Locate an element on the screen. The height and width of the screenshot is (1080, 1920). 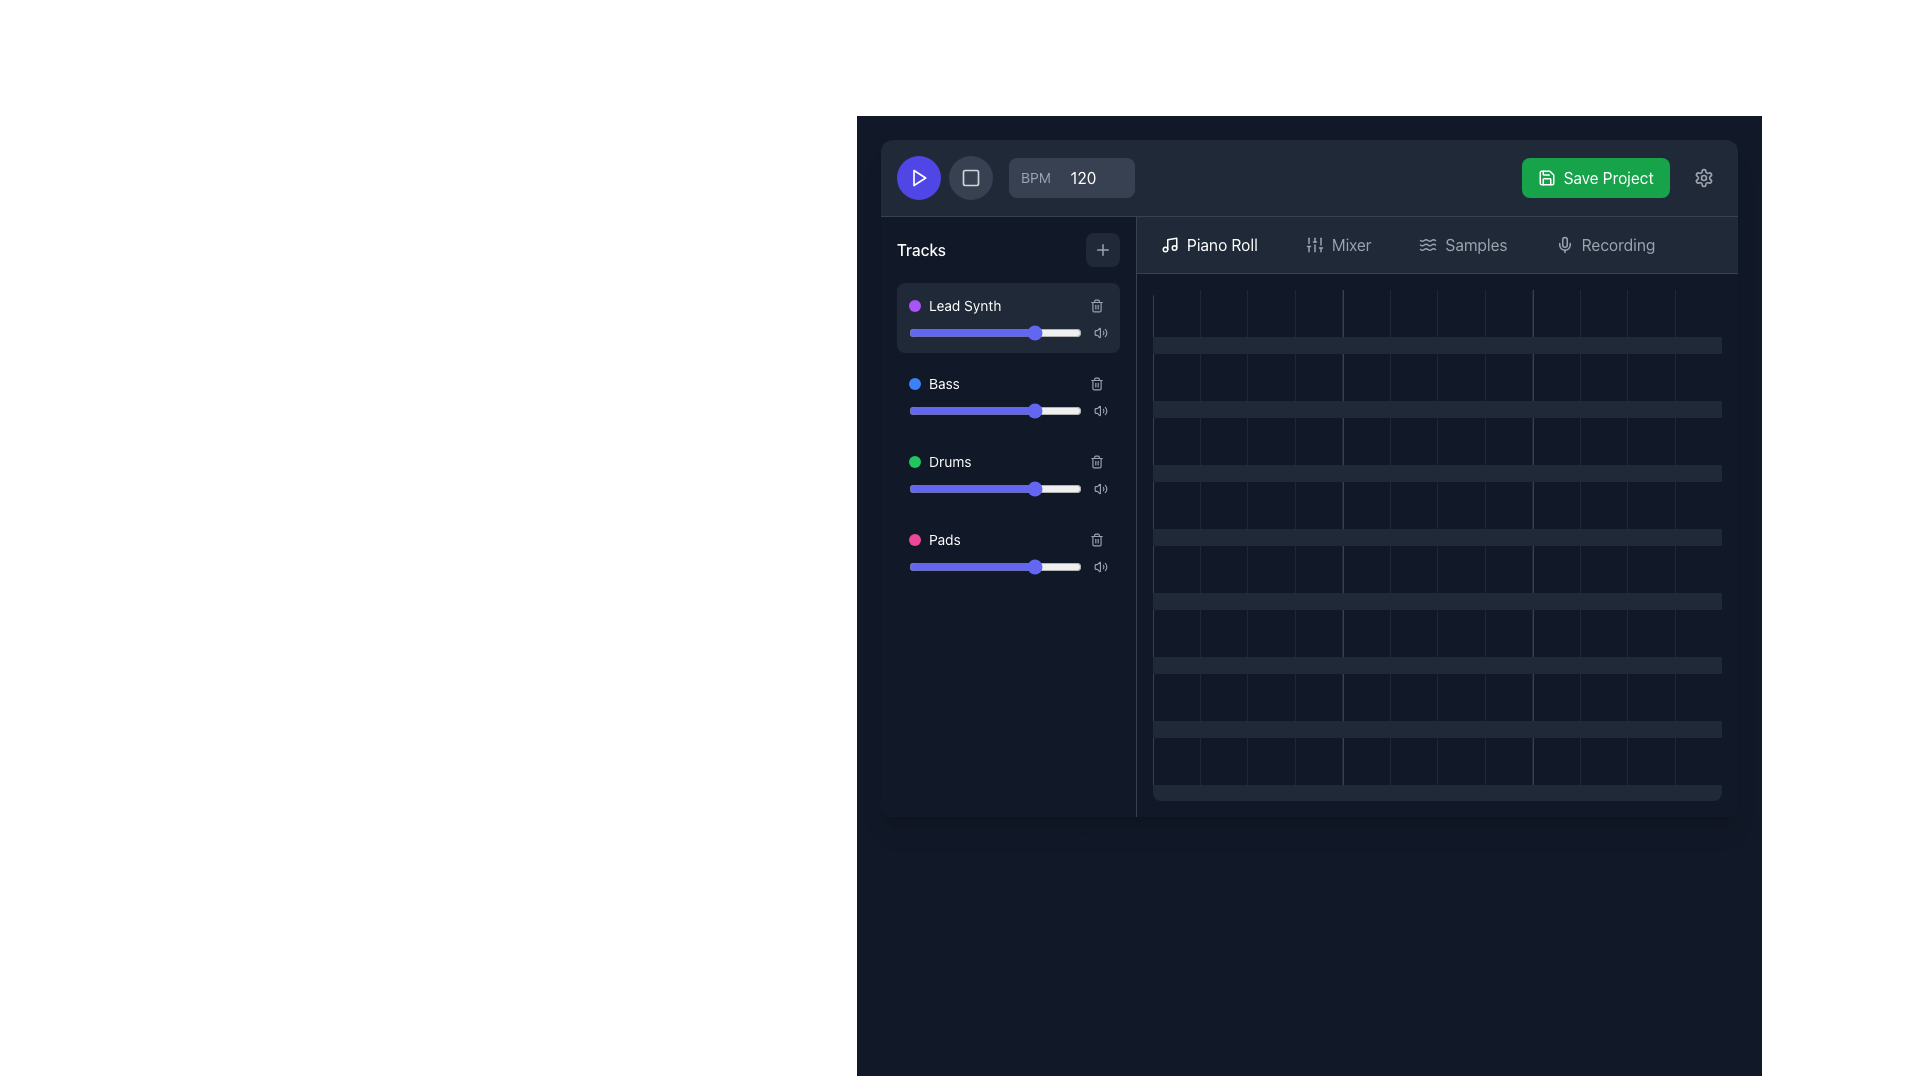
the Grid Cell located in the third column of the second row within the main interactive panel to the right of the Tracks section is located at coordinates (1270, 377).